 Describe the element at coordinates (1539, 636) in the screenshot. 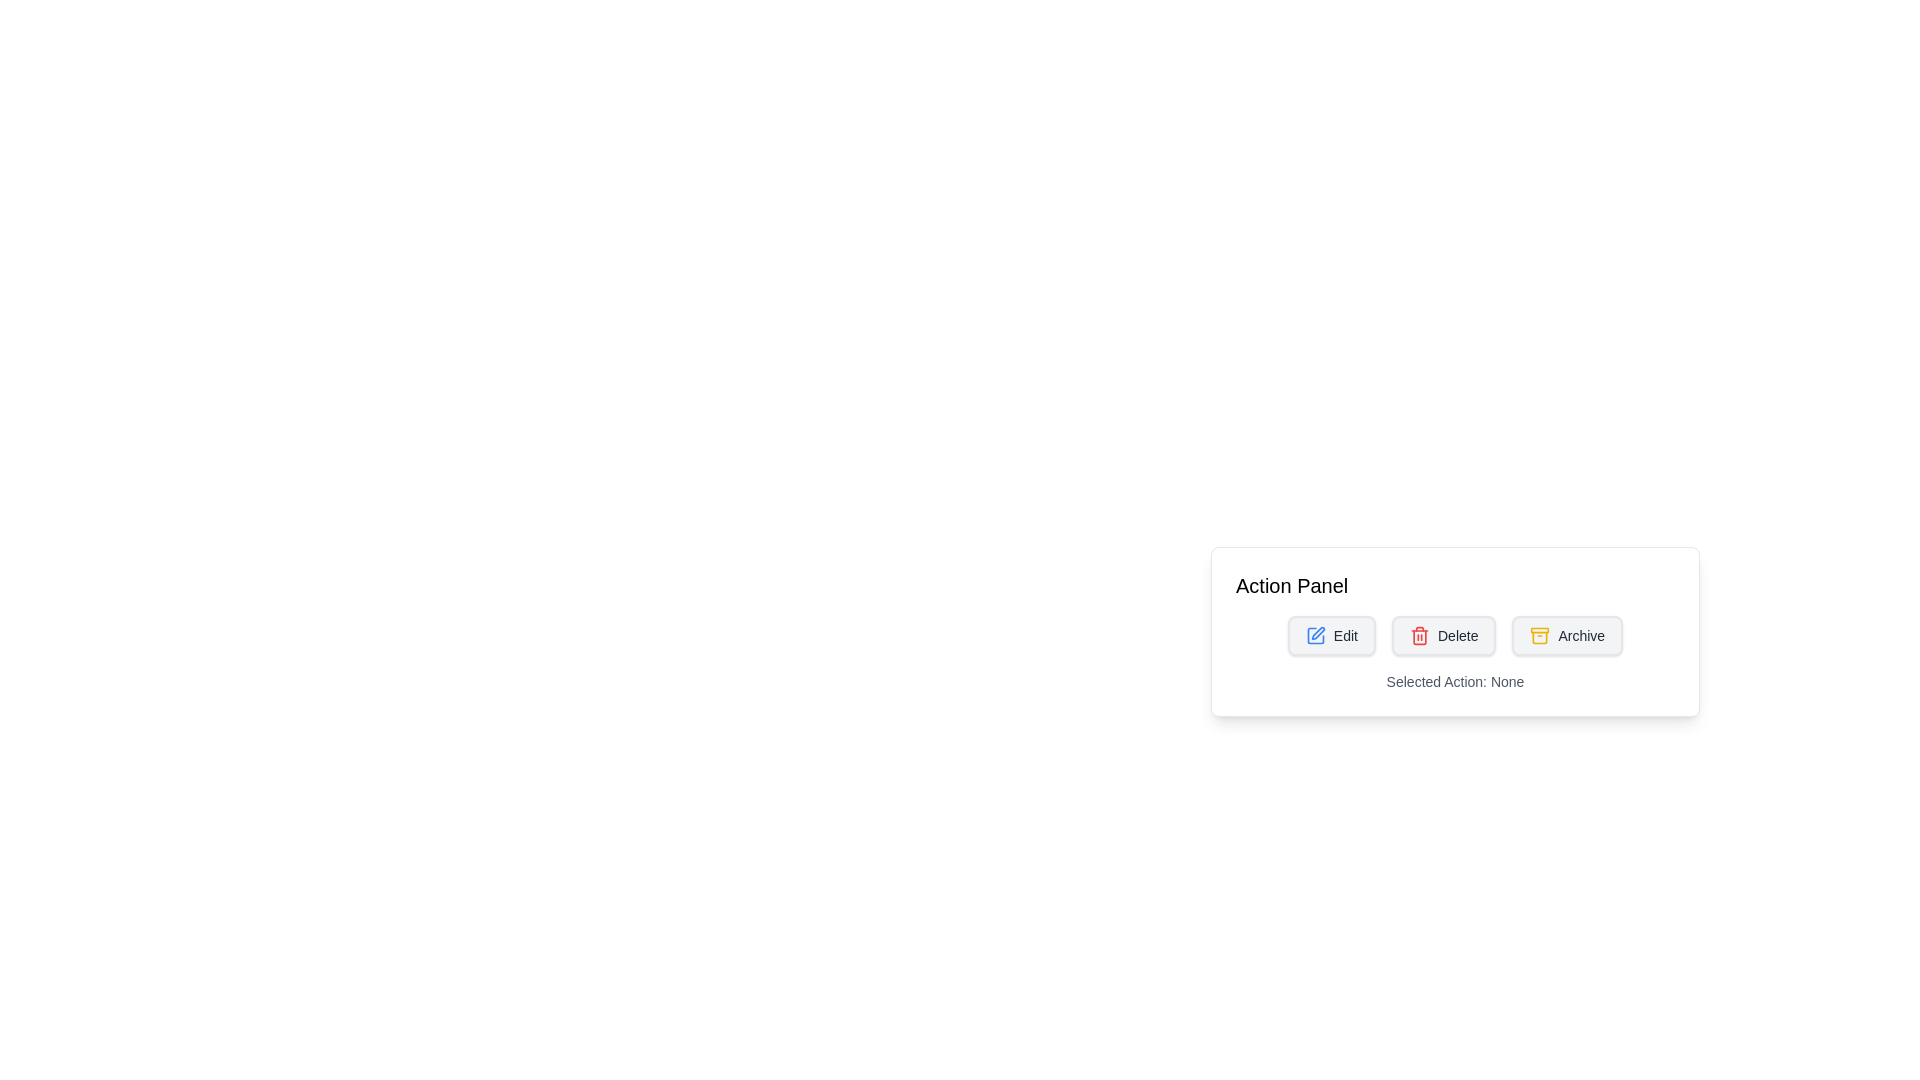

I see `the archive icon located to the left of the 'Archive' label in the user interface` at that location.